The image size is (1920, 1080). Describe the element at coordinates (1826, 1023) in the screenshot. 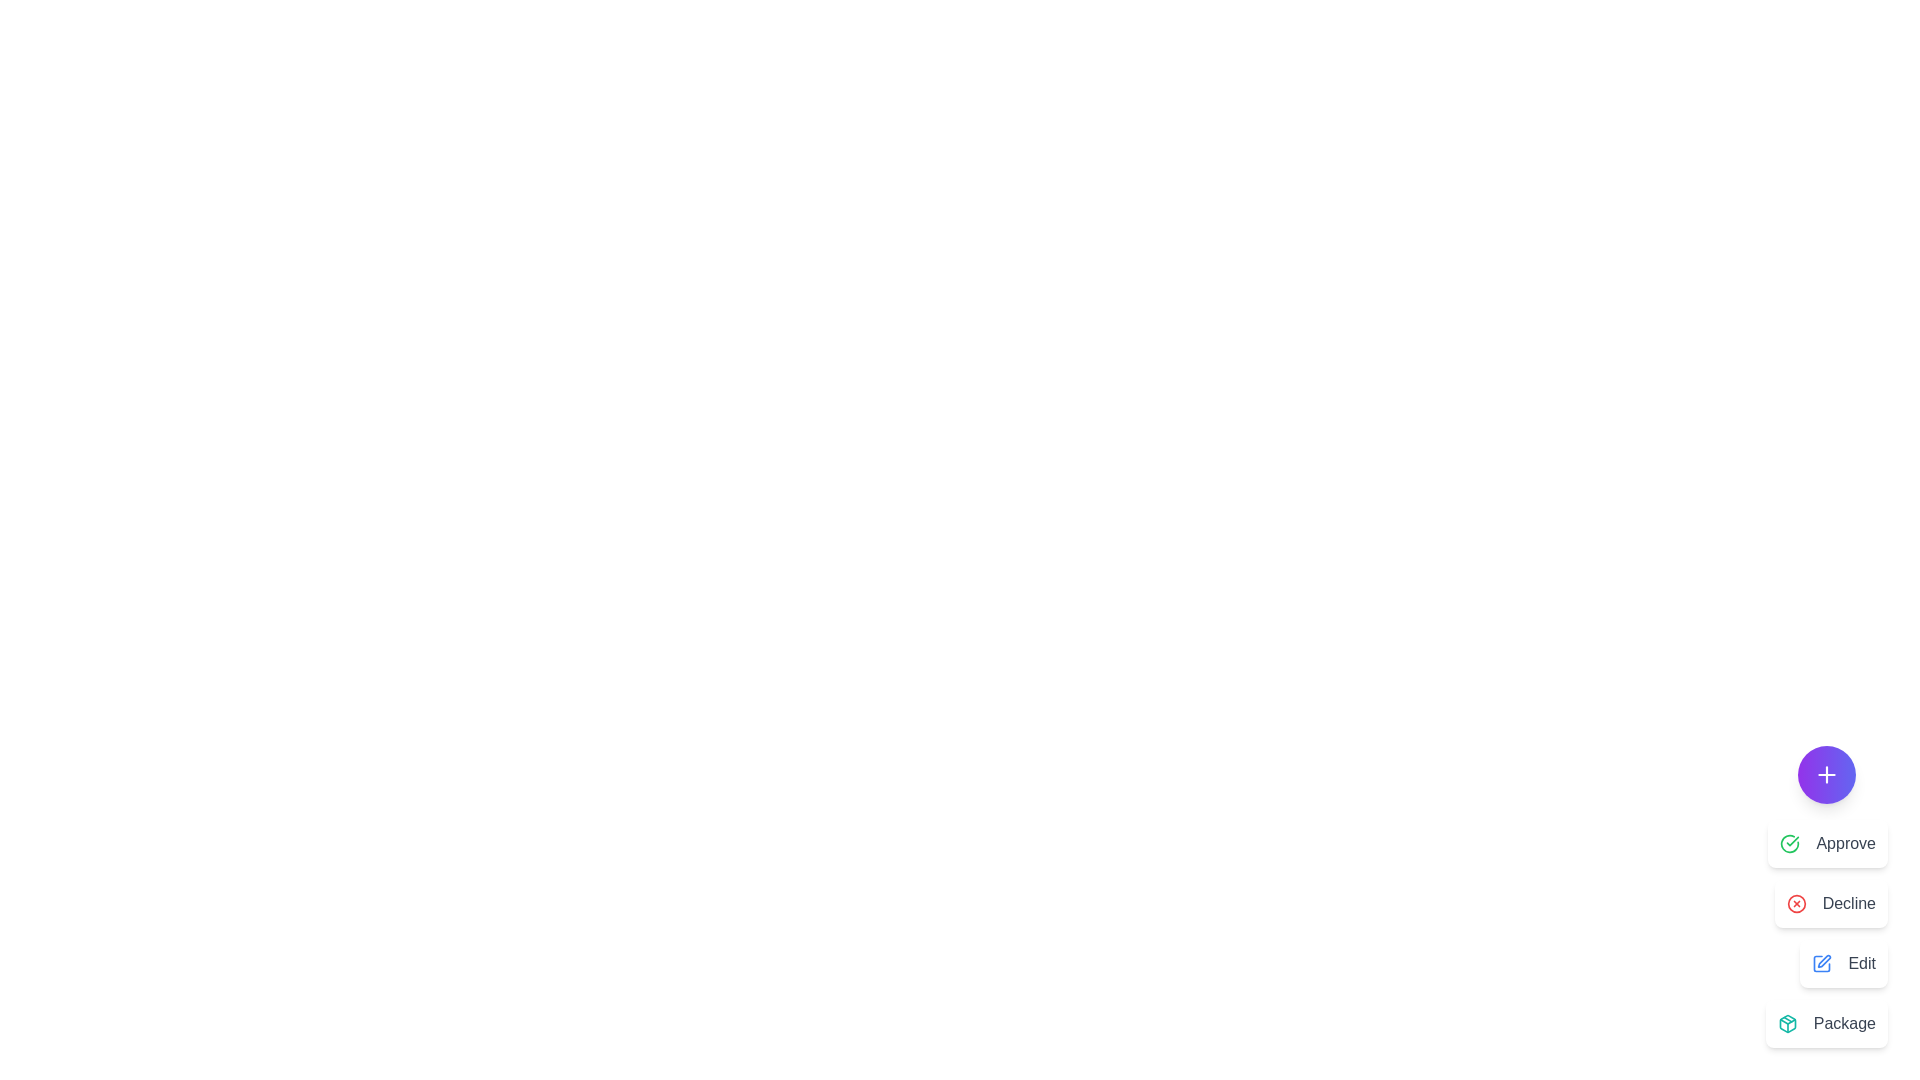

I see `the 'Package' button to activate the action` at that location.